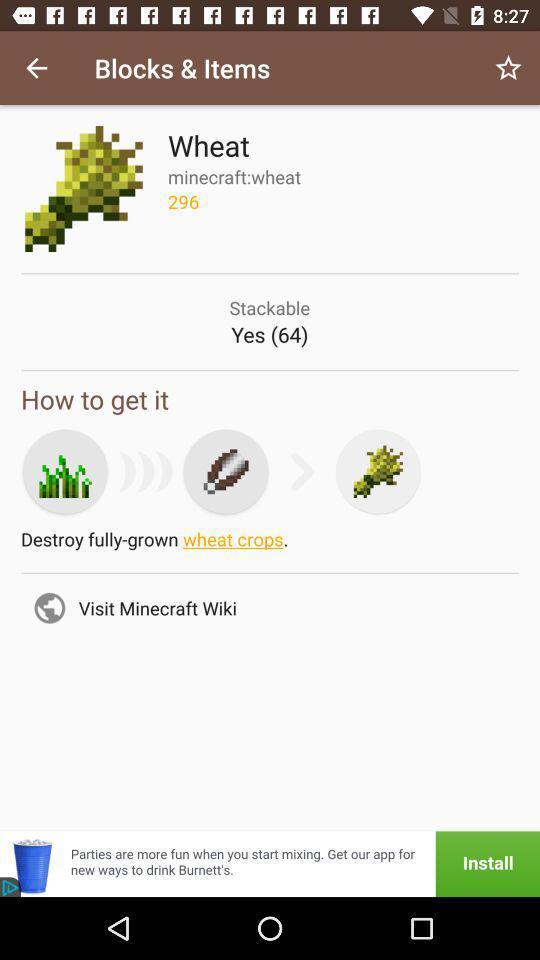  What do you see at coordinates (270, 863) in the screenshot?
I see `click on advertisement` at bounding box center [270, 863].